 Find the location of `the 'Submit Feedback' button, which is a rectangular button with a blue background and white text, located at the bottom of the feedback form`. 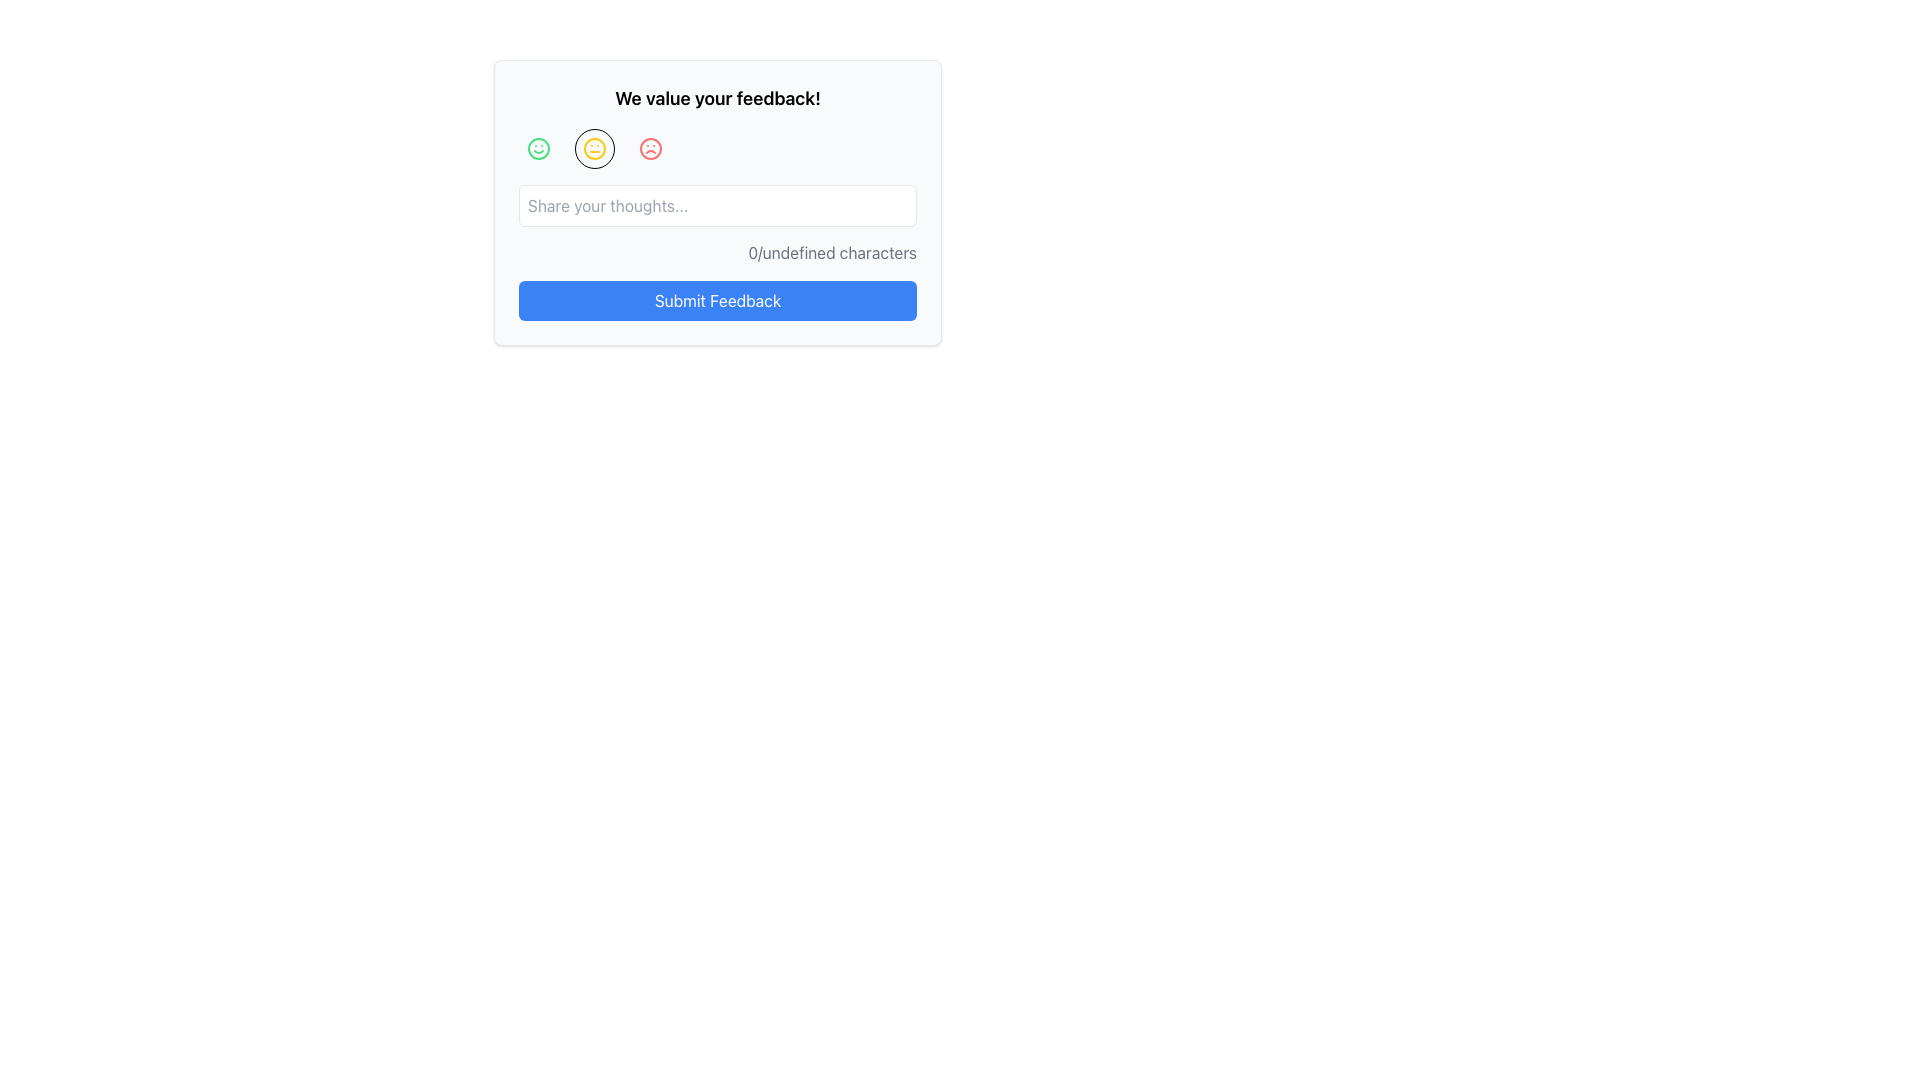

the 'Submit Feedback' button, which is a rectangular button with a blue background and white text, located at the bottom of the feedback form is located at coordinates (718, 300).